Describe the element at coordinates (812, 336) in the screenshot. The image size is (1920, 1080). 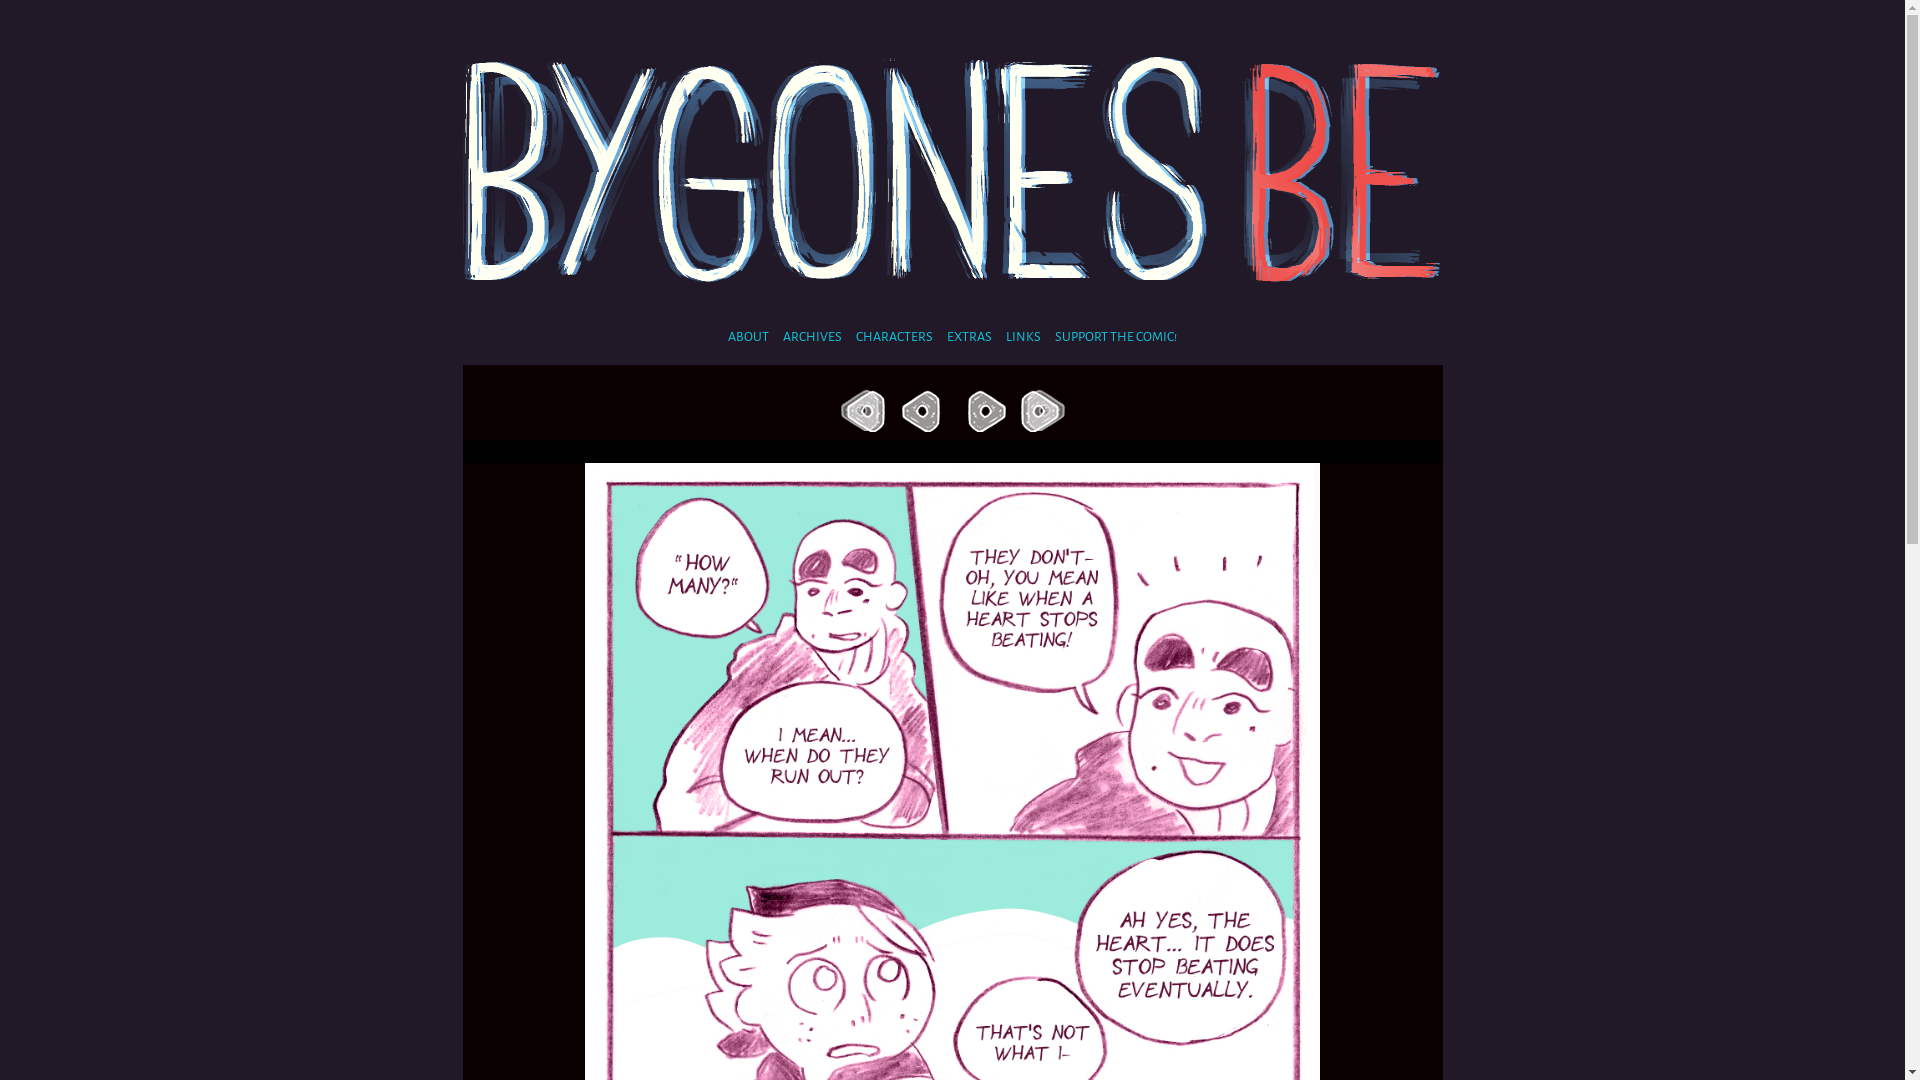
I see `'ARCHIVES'` at that location.